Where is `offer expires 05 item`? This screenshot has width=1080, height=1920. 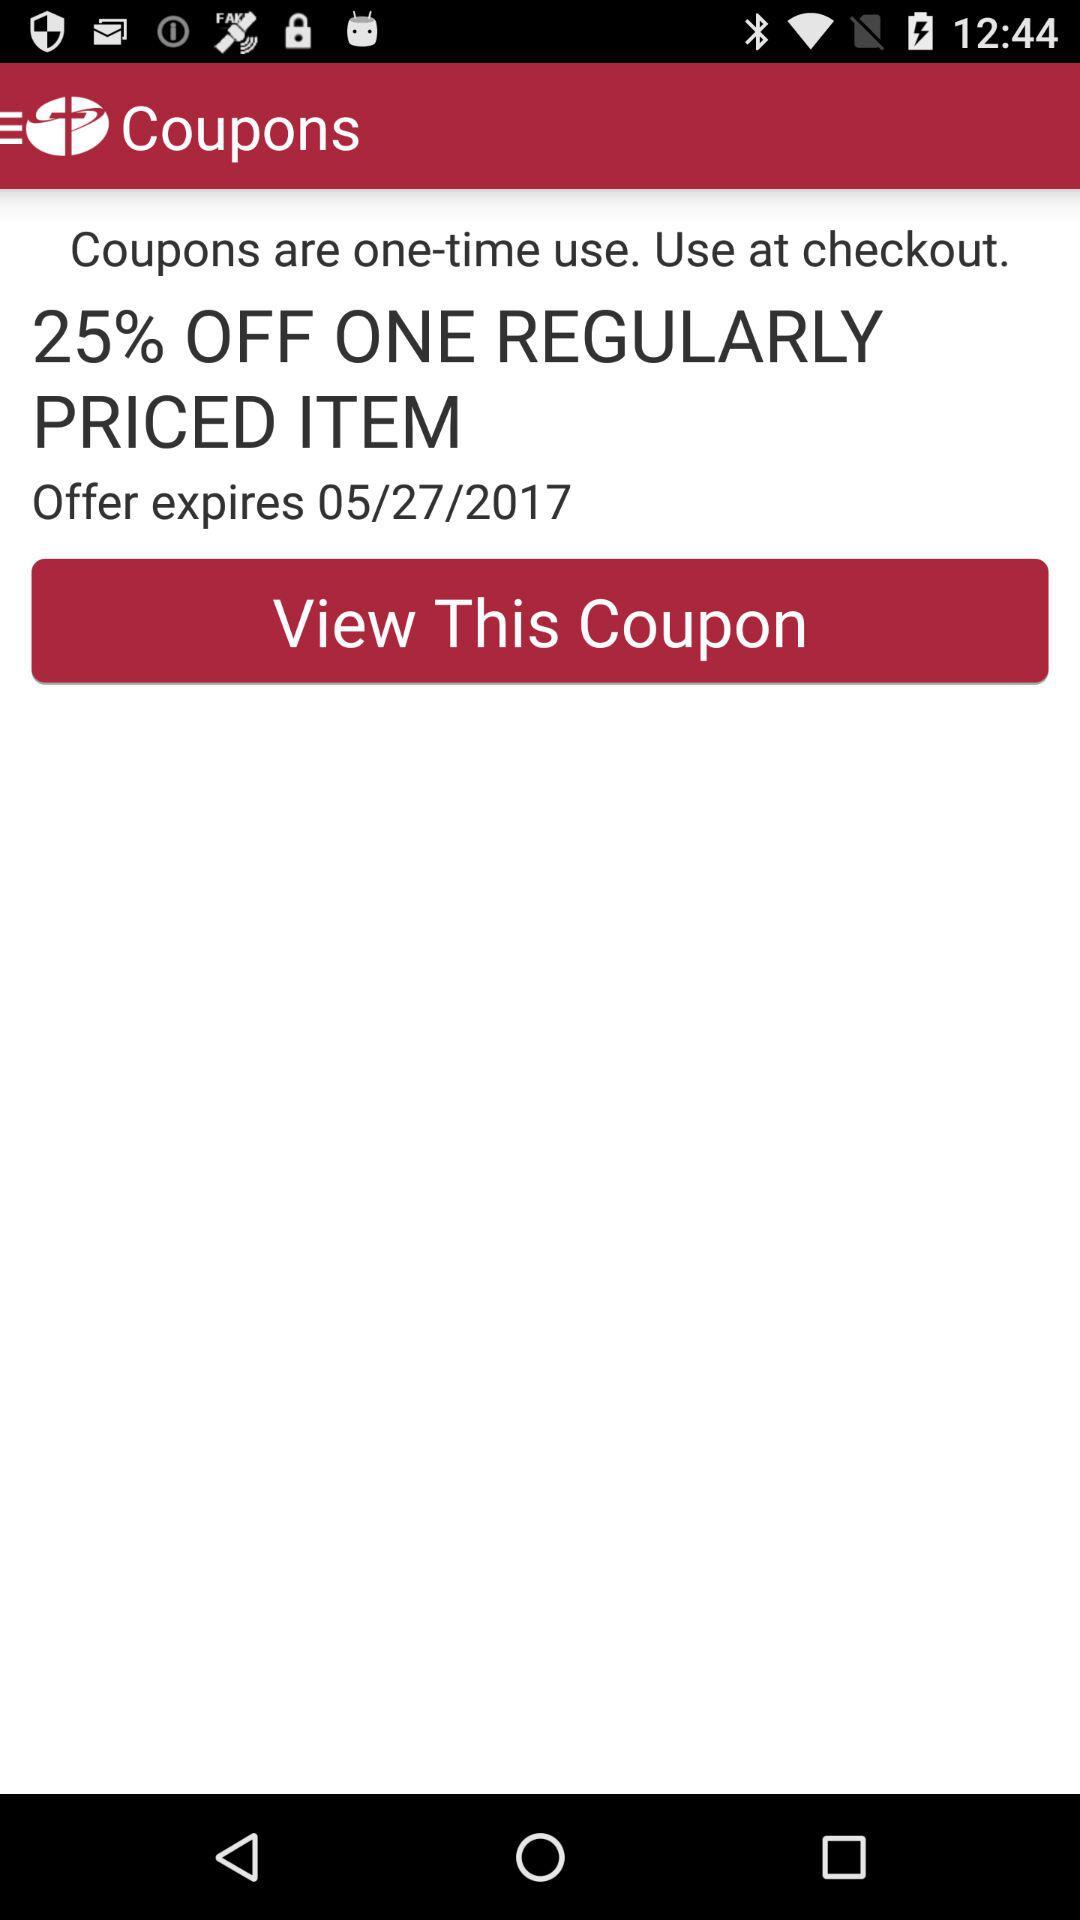 offer expires 05 item is located at coordinates (540, 500).